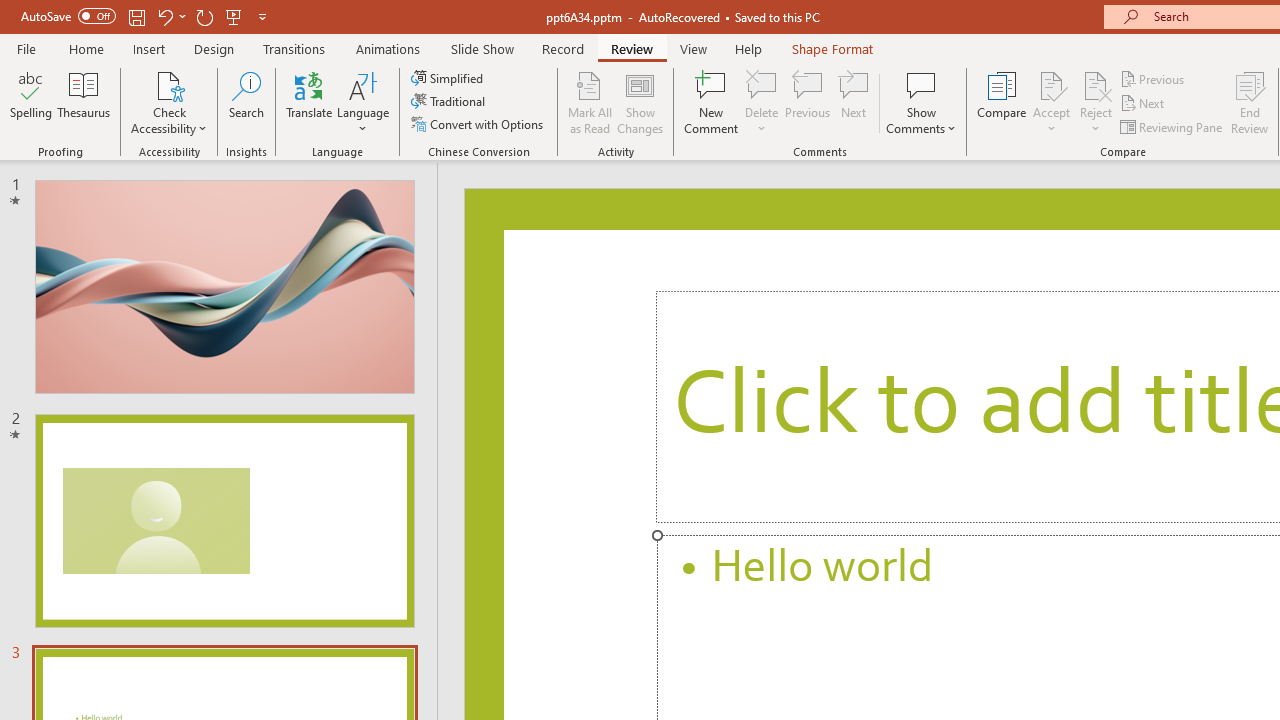 This screenshot has width=1280, height=720. What do you see at coordinates (1050, 103) in the screenshot?
I see `'Accept'` at bounding box center [1050, 103].